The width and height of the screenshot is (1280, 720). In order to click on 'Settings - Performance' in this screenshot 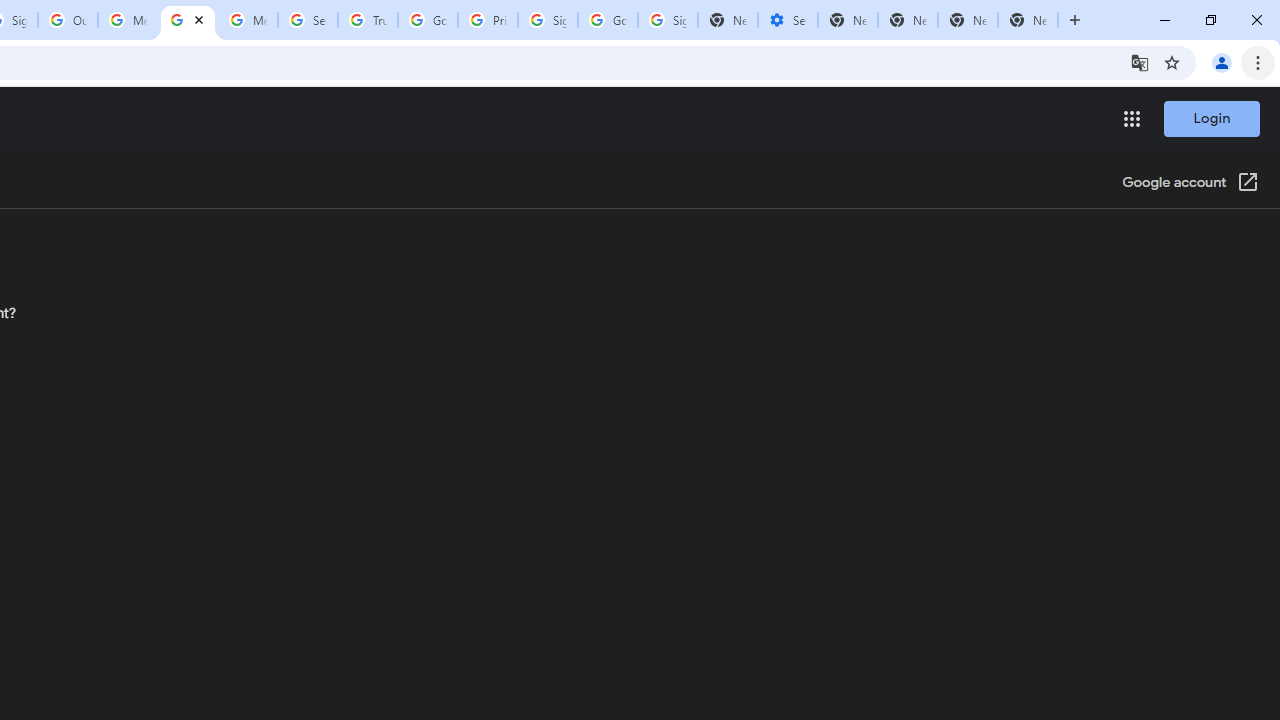, I will do `click(786, 20)`.